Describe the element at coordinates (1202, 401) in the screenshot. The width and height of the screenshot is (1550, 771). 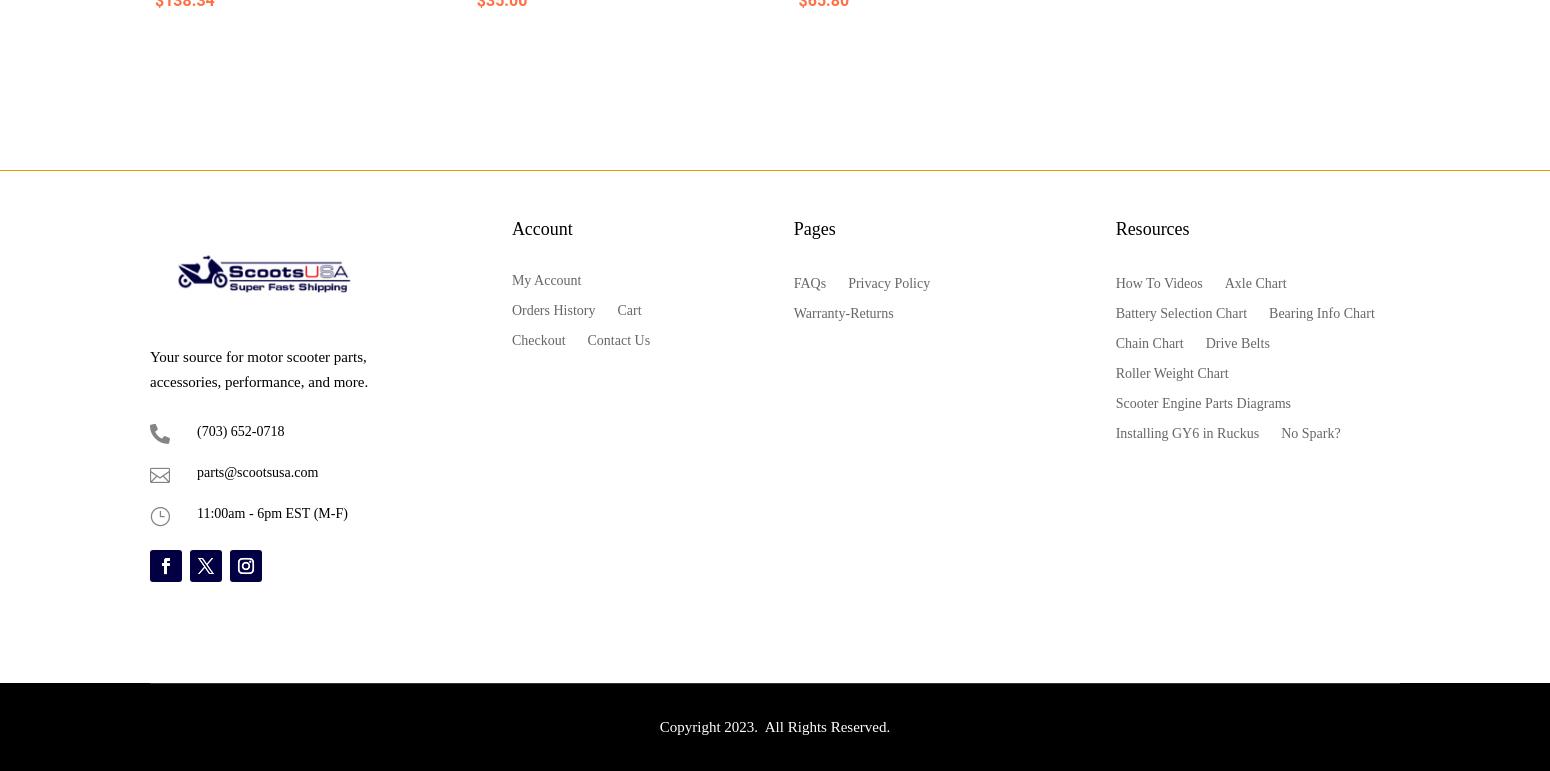
I see `'Scooter Engine Parts Diagrams'` at that location.